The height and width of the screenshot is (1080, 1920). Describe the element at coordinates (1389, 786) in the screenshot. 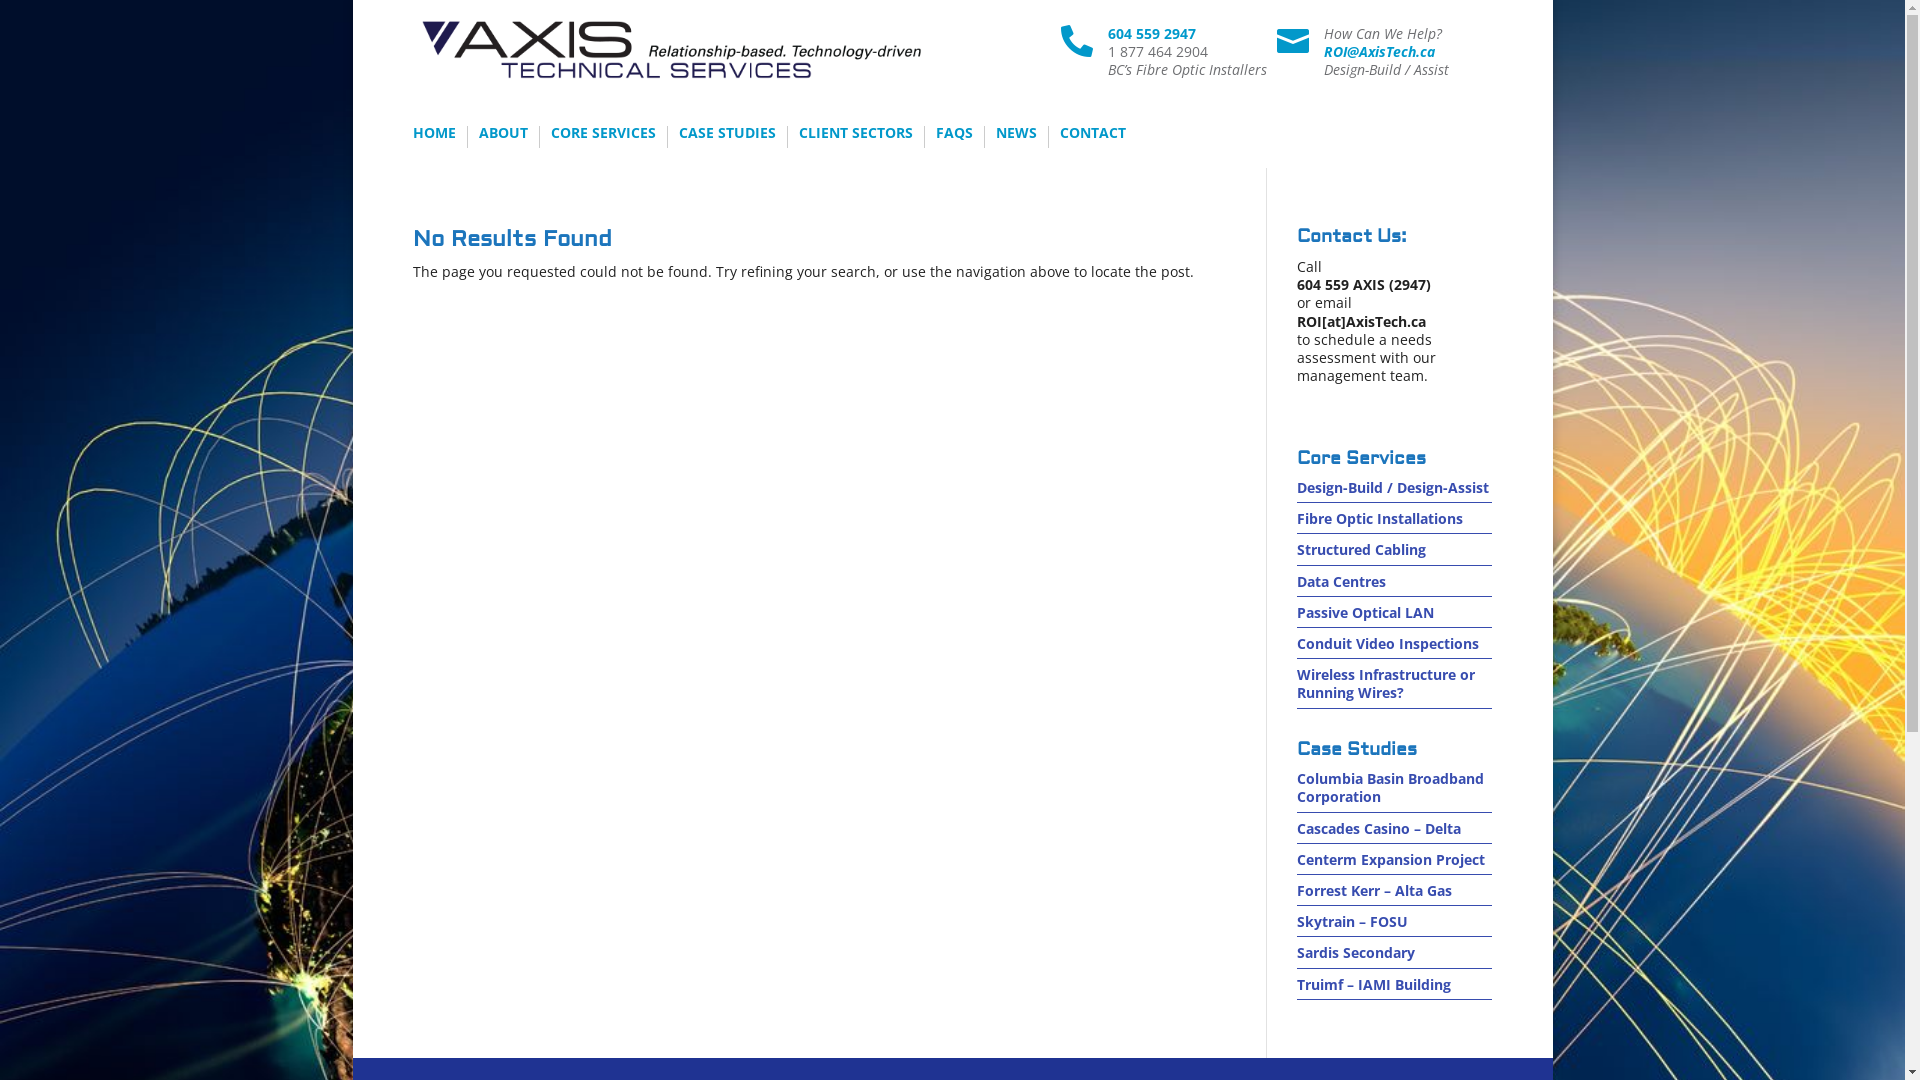

I see `'Columbia Basin Broadband Corporation'` at that location.